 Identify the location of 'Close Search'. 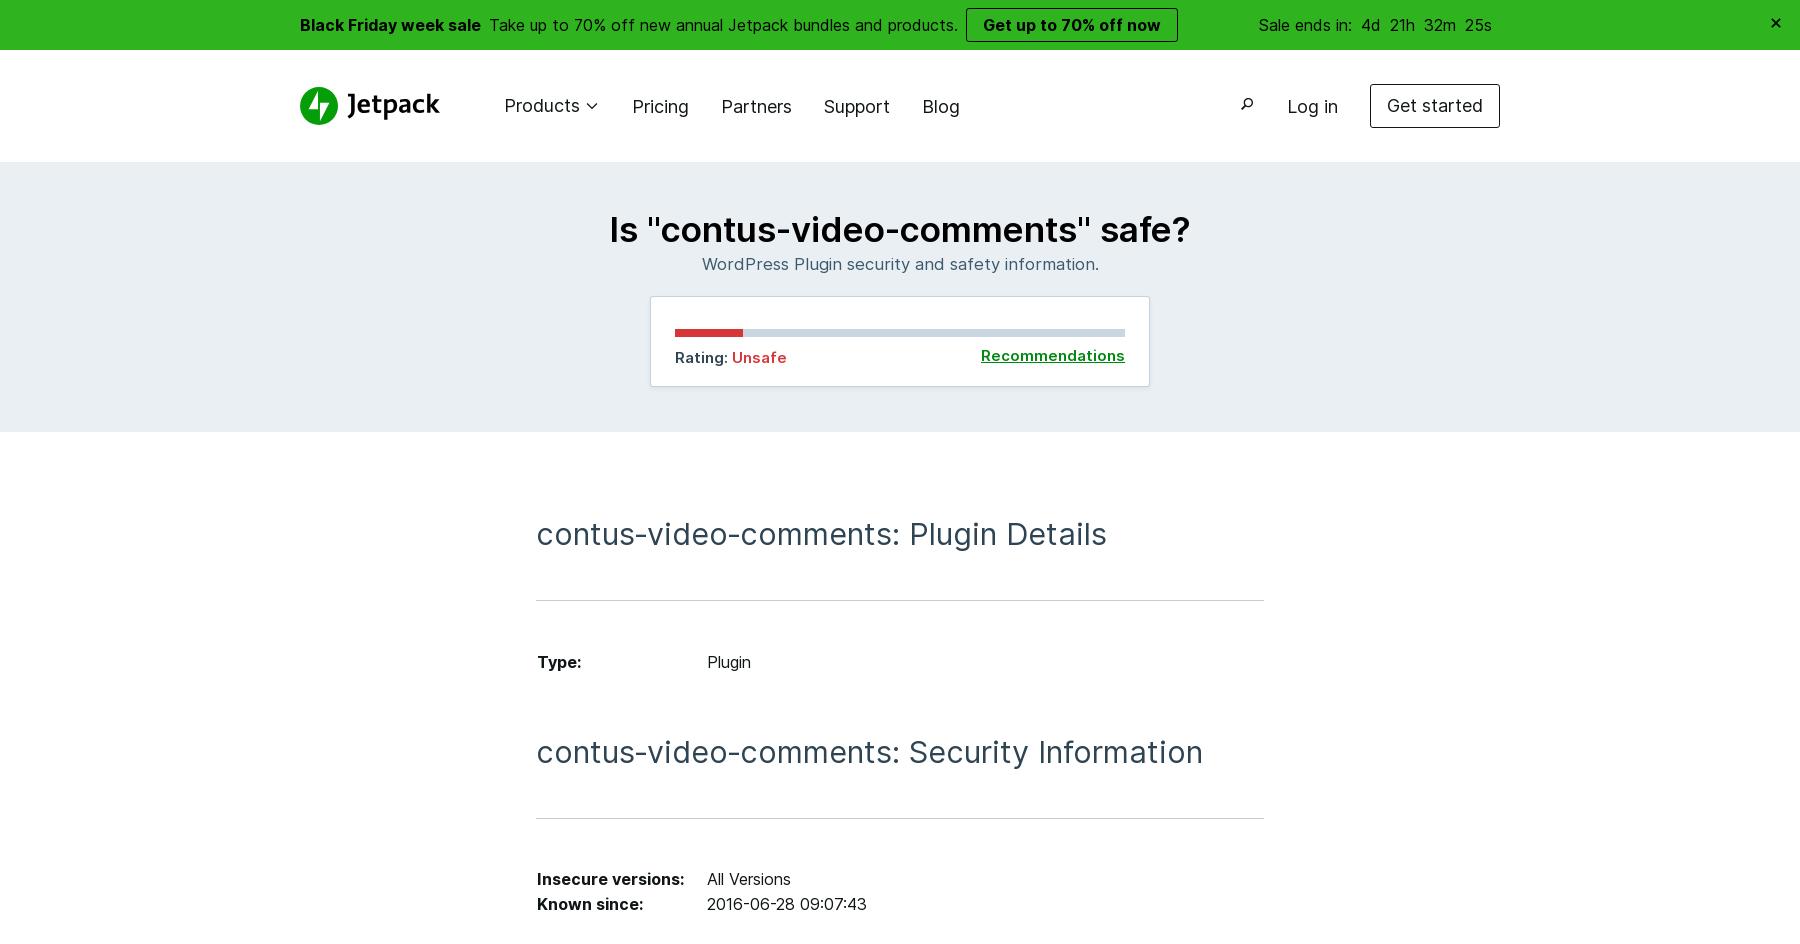
(1699, 889).